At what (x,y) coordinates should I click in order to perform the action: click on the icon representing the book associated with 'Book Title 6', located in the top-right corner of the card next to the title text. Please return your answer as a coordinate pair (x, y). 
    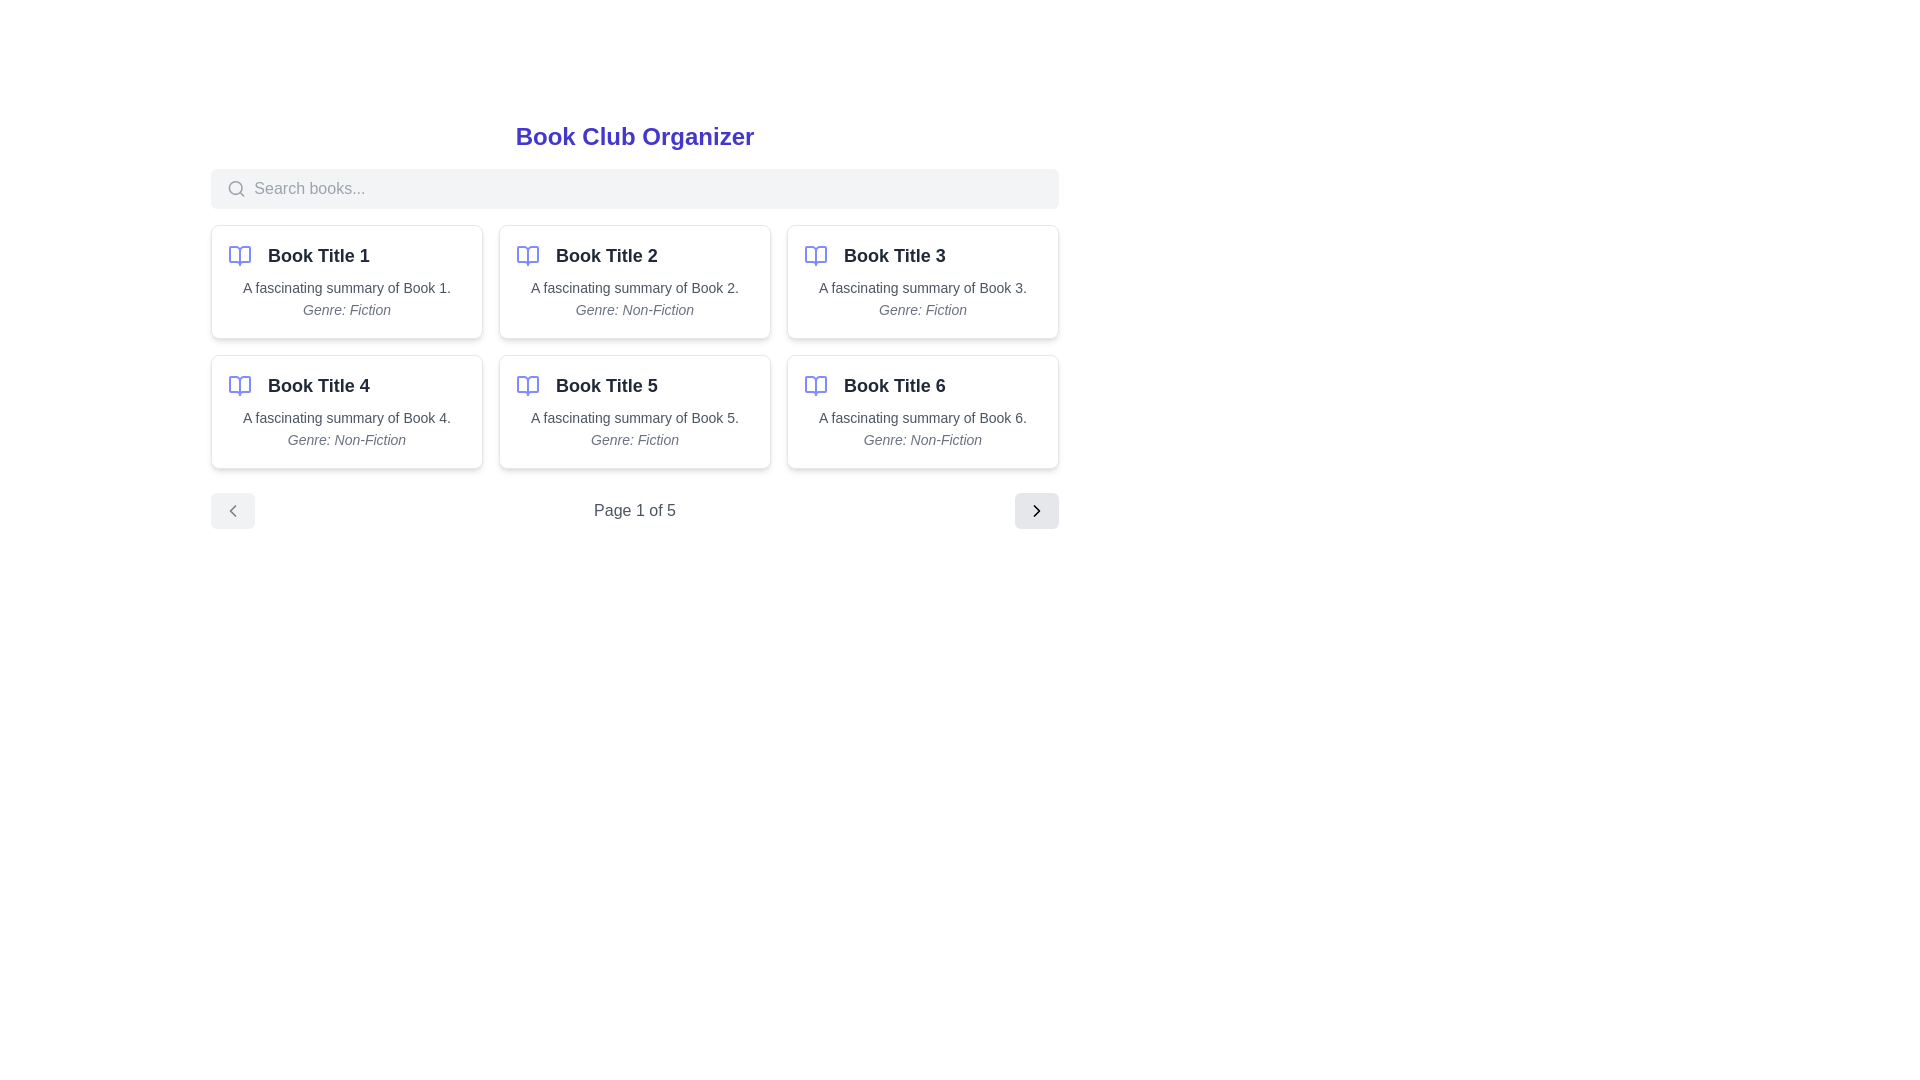
    Looking at the image, I should click on (816, 385).